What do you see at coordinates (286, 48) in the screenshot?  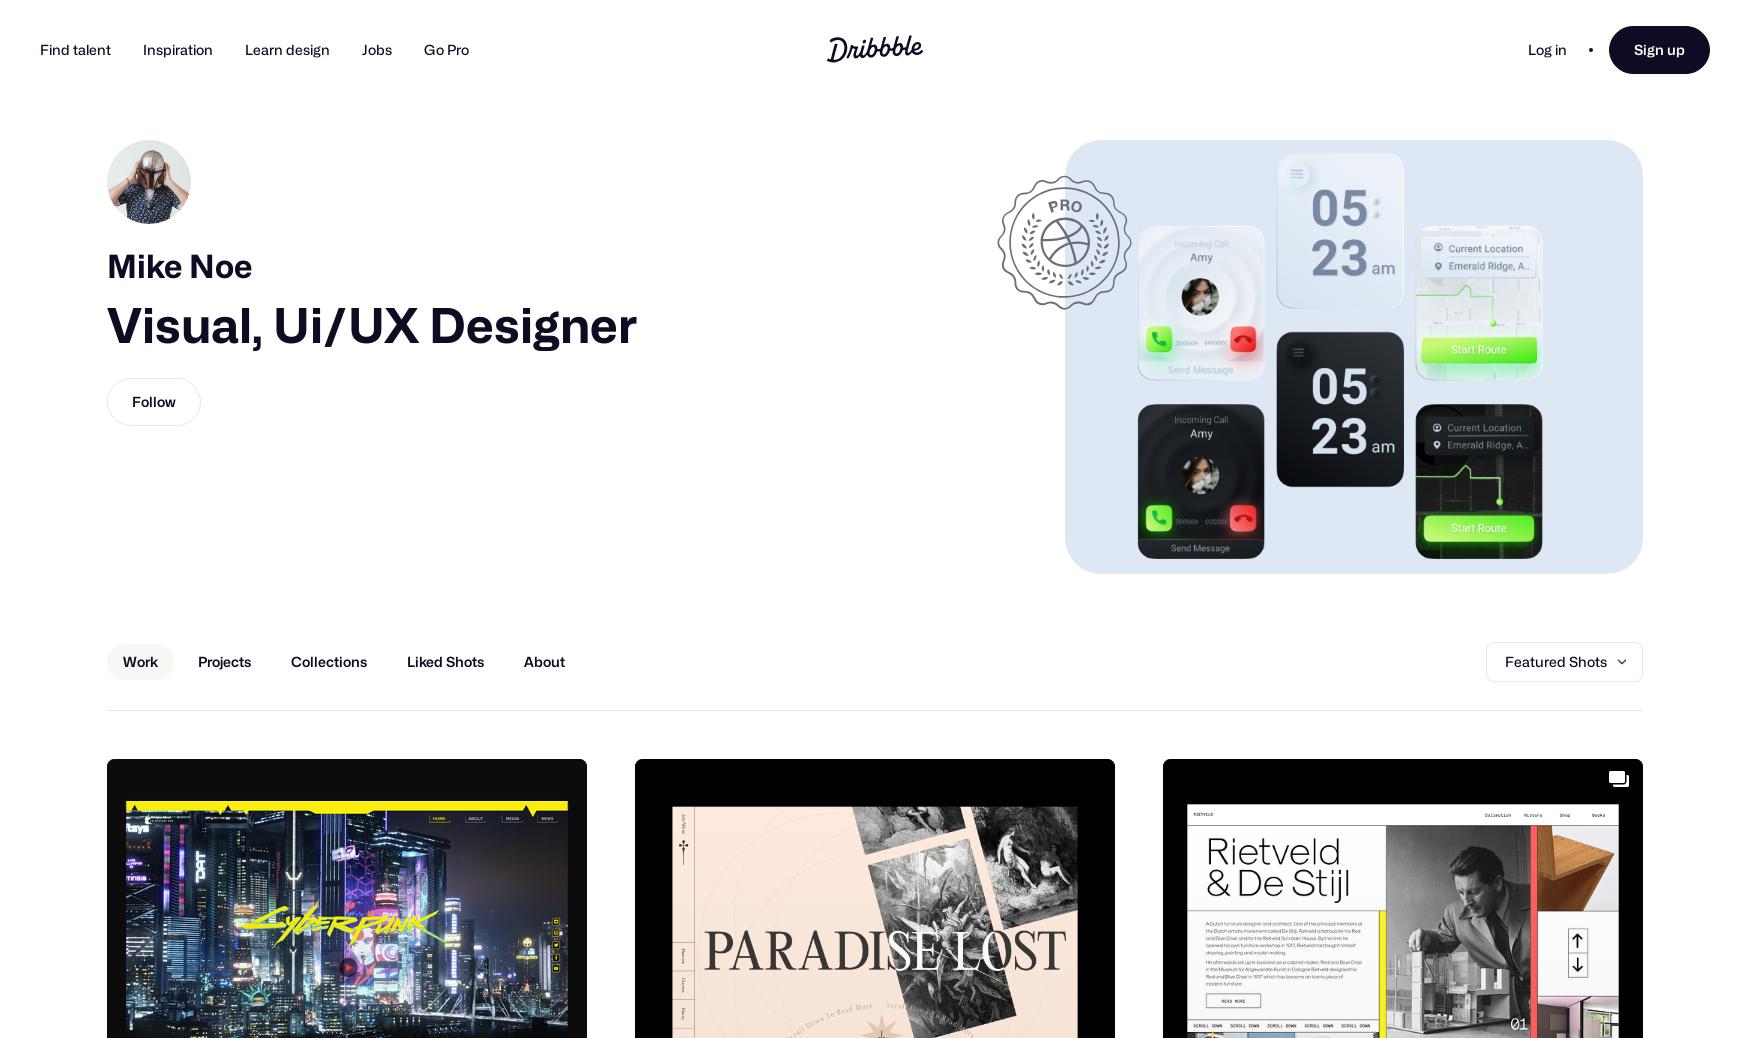 I see `'Learn design'` at bounding box center [286, 48].